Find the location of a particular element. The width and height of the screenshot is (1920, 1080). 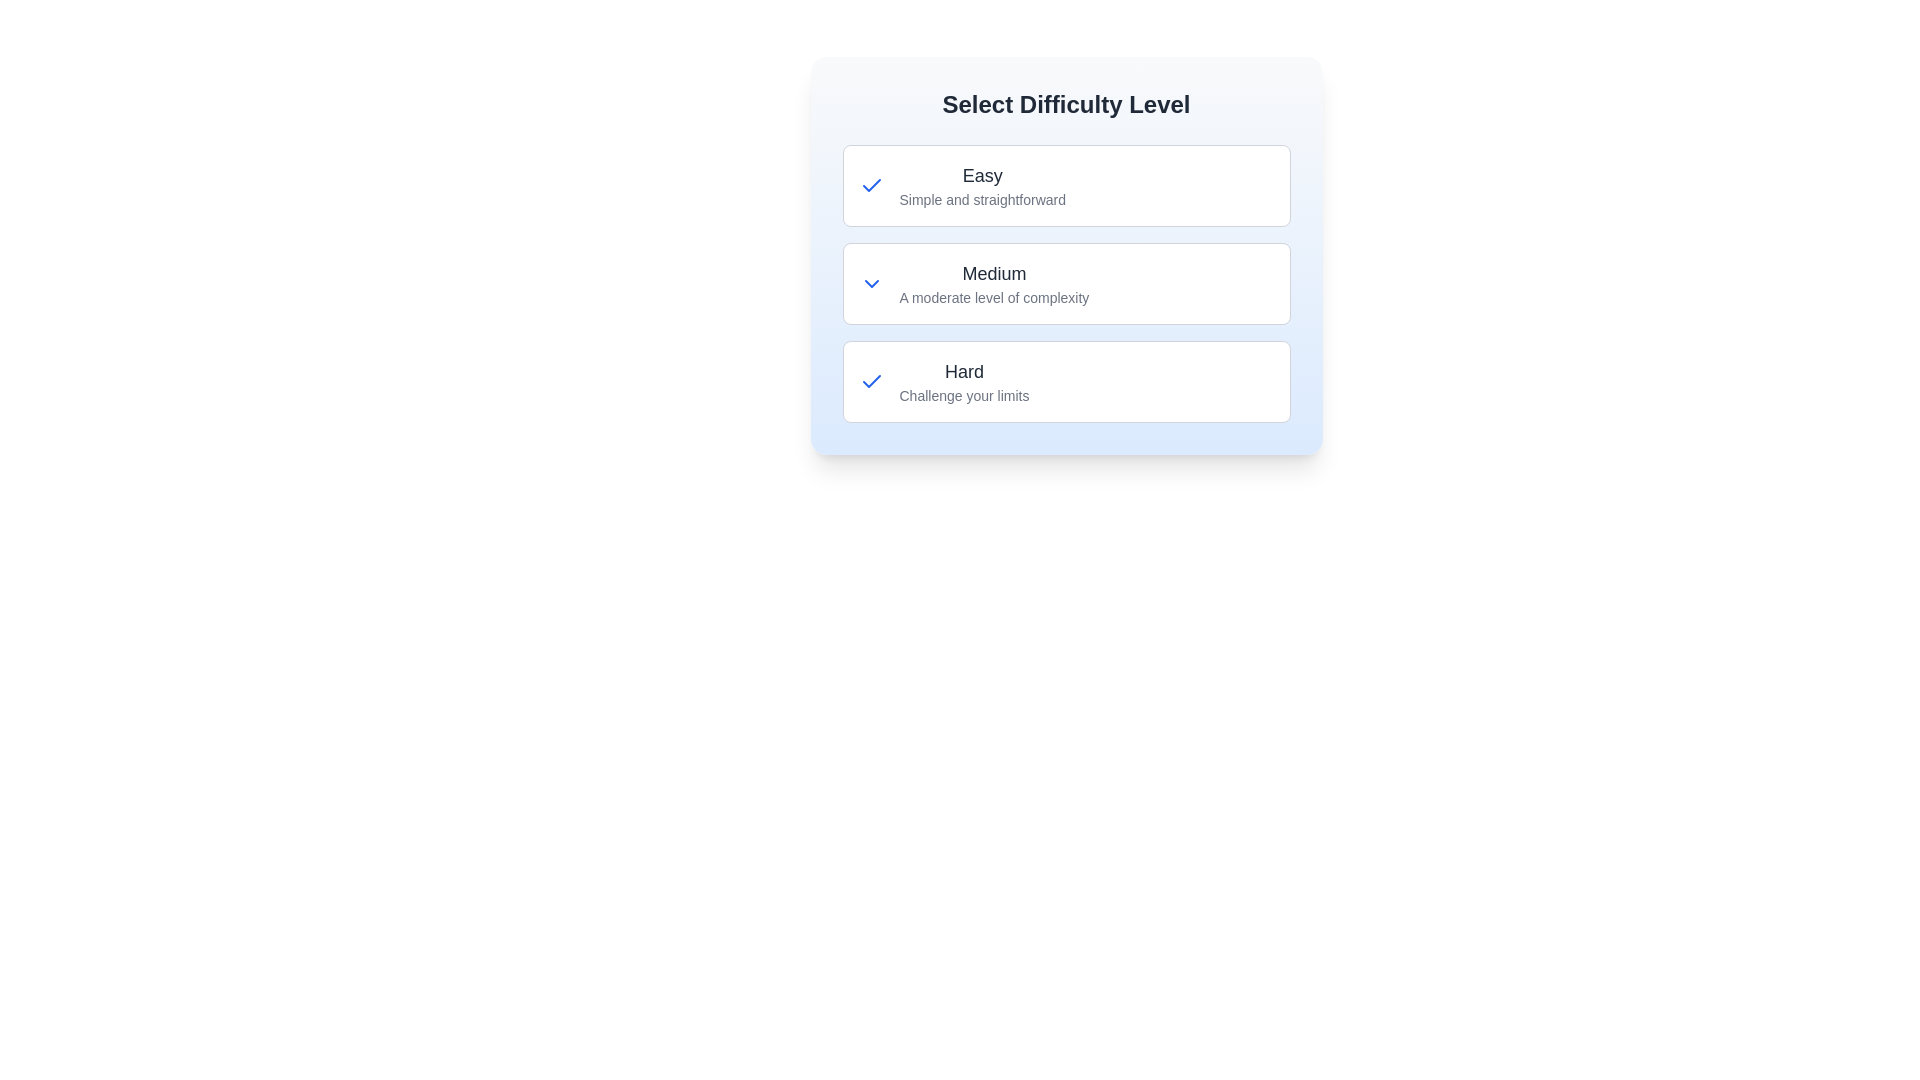

the 'Hard' difficulty label, which is styled with a medium font weight and large dark gray text, located in the third option block of the difficulty selection interface is located at coordinates (964, 371).